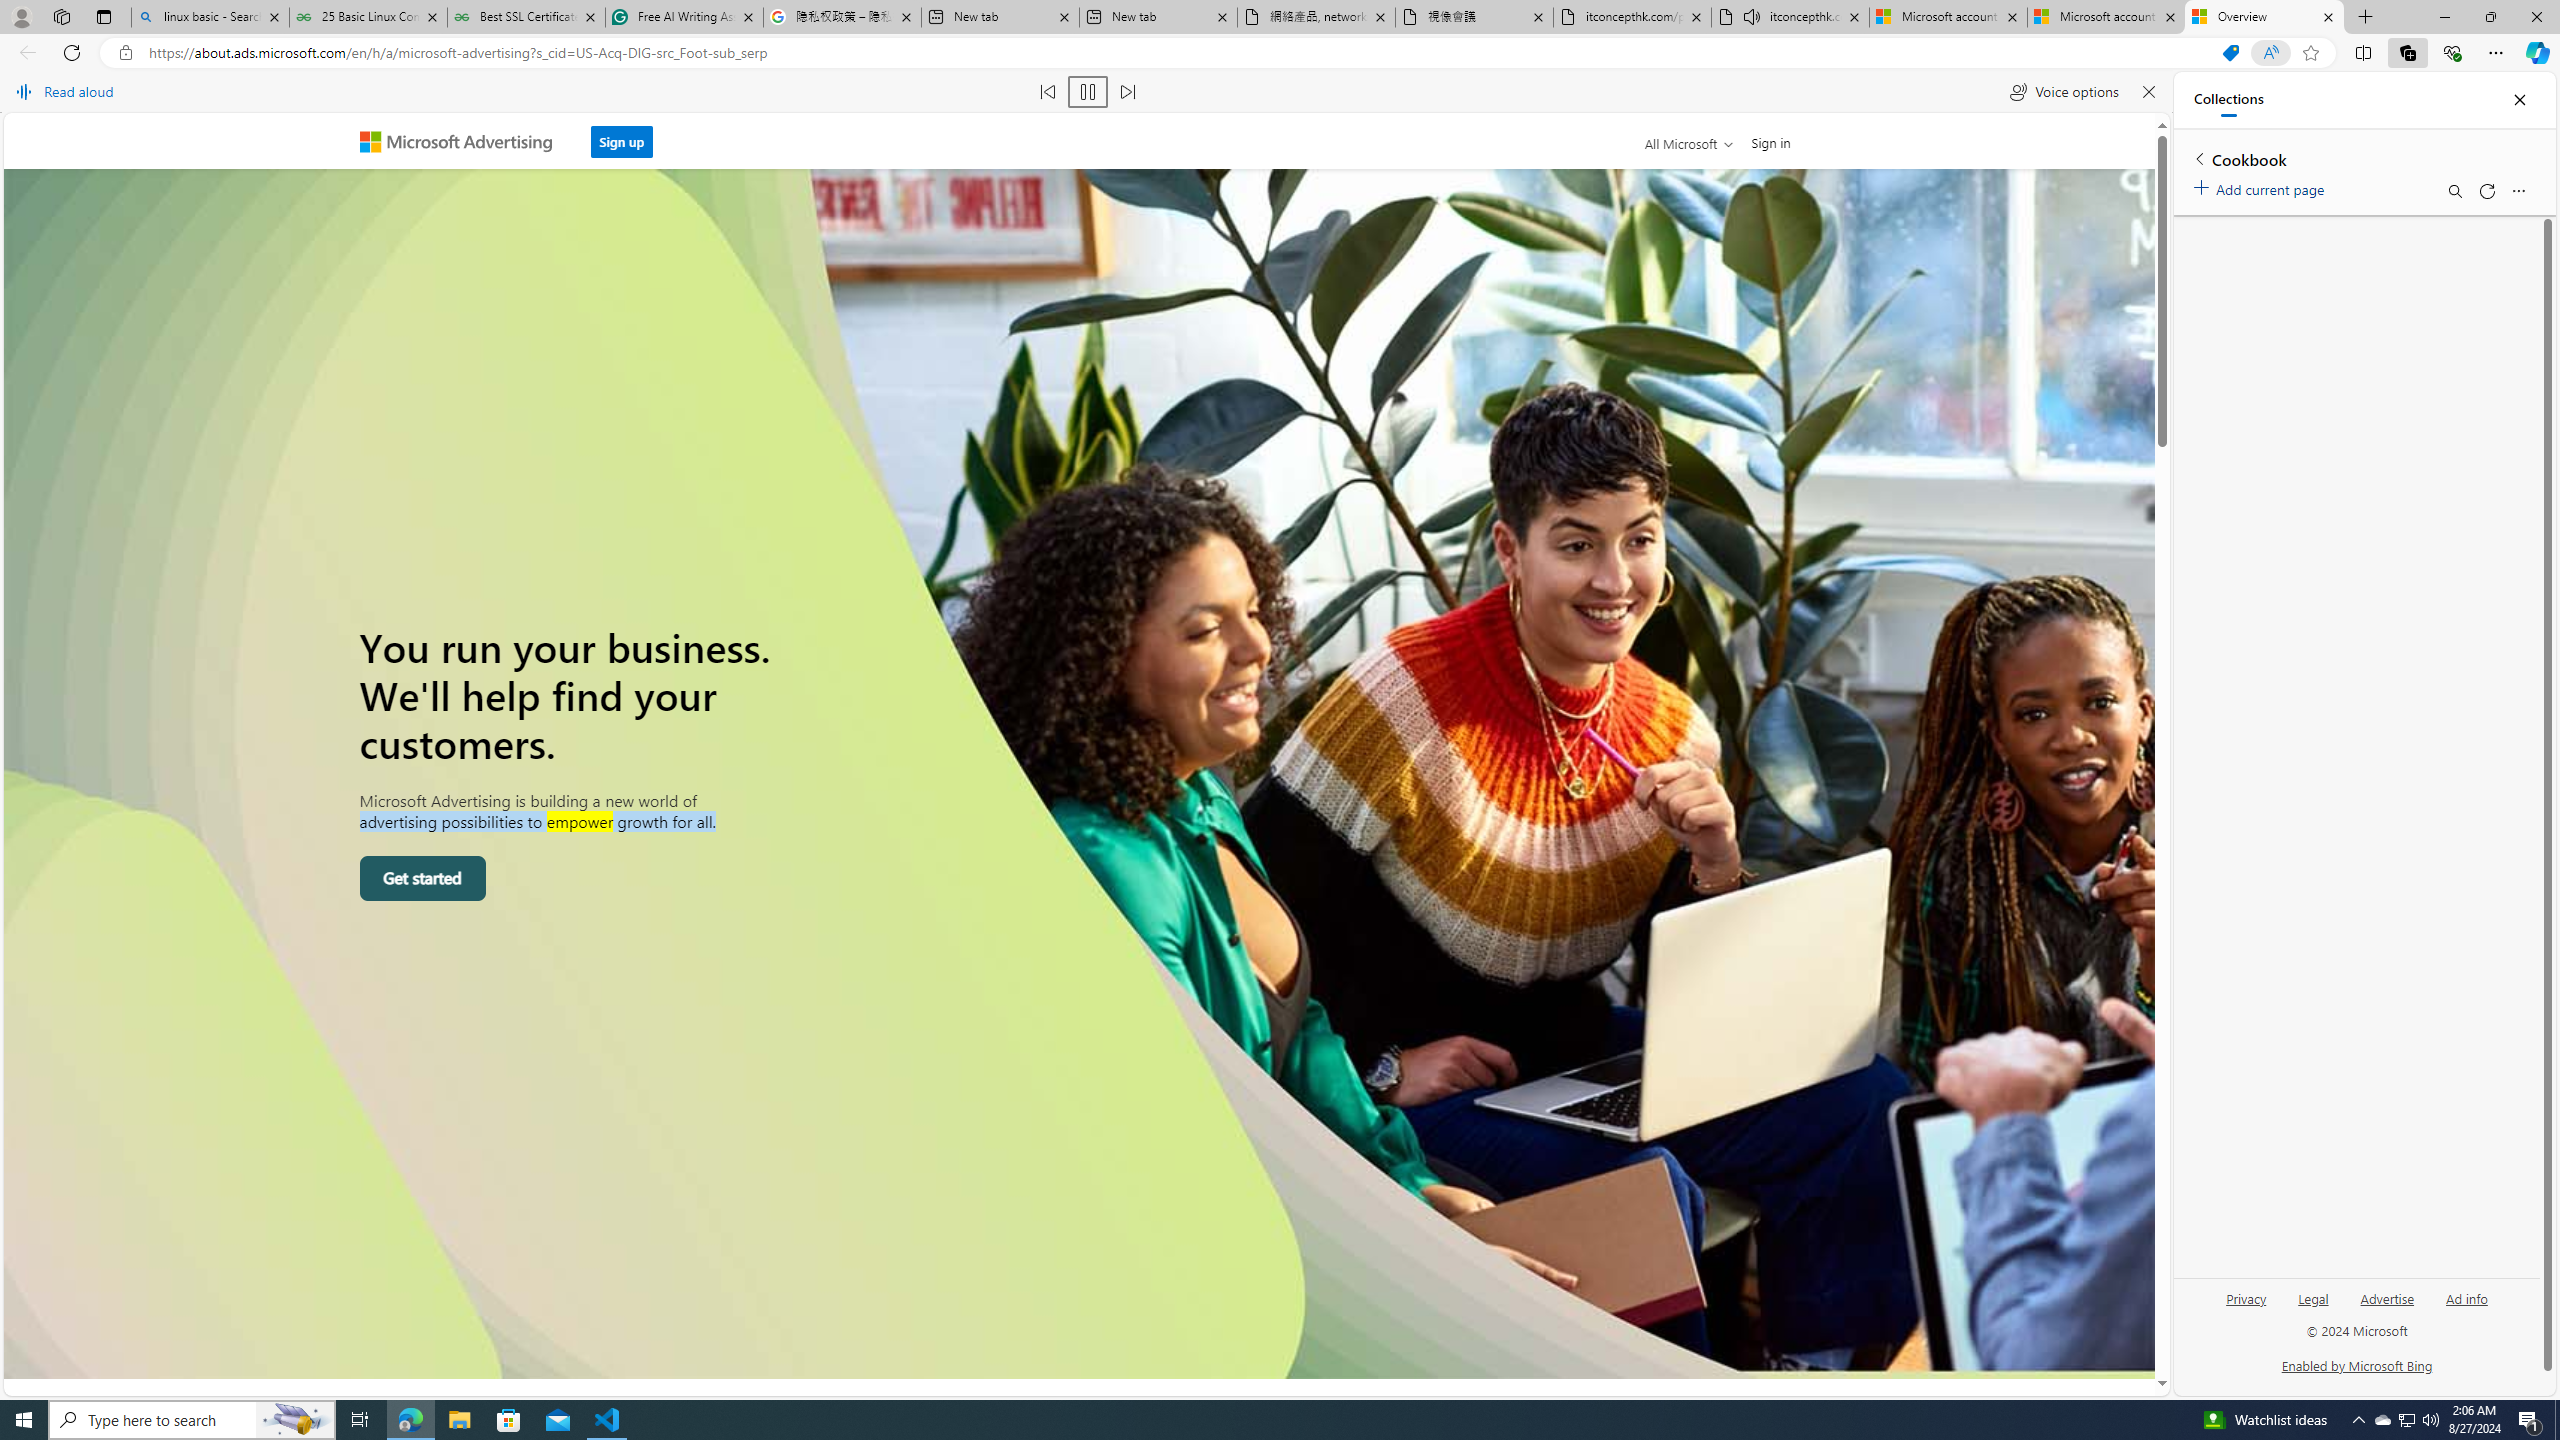 This screenshot has height=1440, width=2560. What do you see at coordinates (1632, 16) in the screenshot?
I see `'itconcepthk.com/projector_solutions.mp4'` at bounding box center [1632, 16].